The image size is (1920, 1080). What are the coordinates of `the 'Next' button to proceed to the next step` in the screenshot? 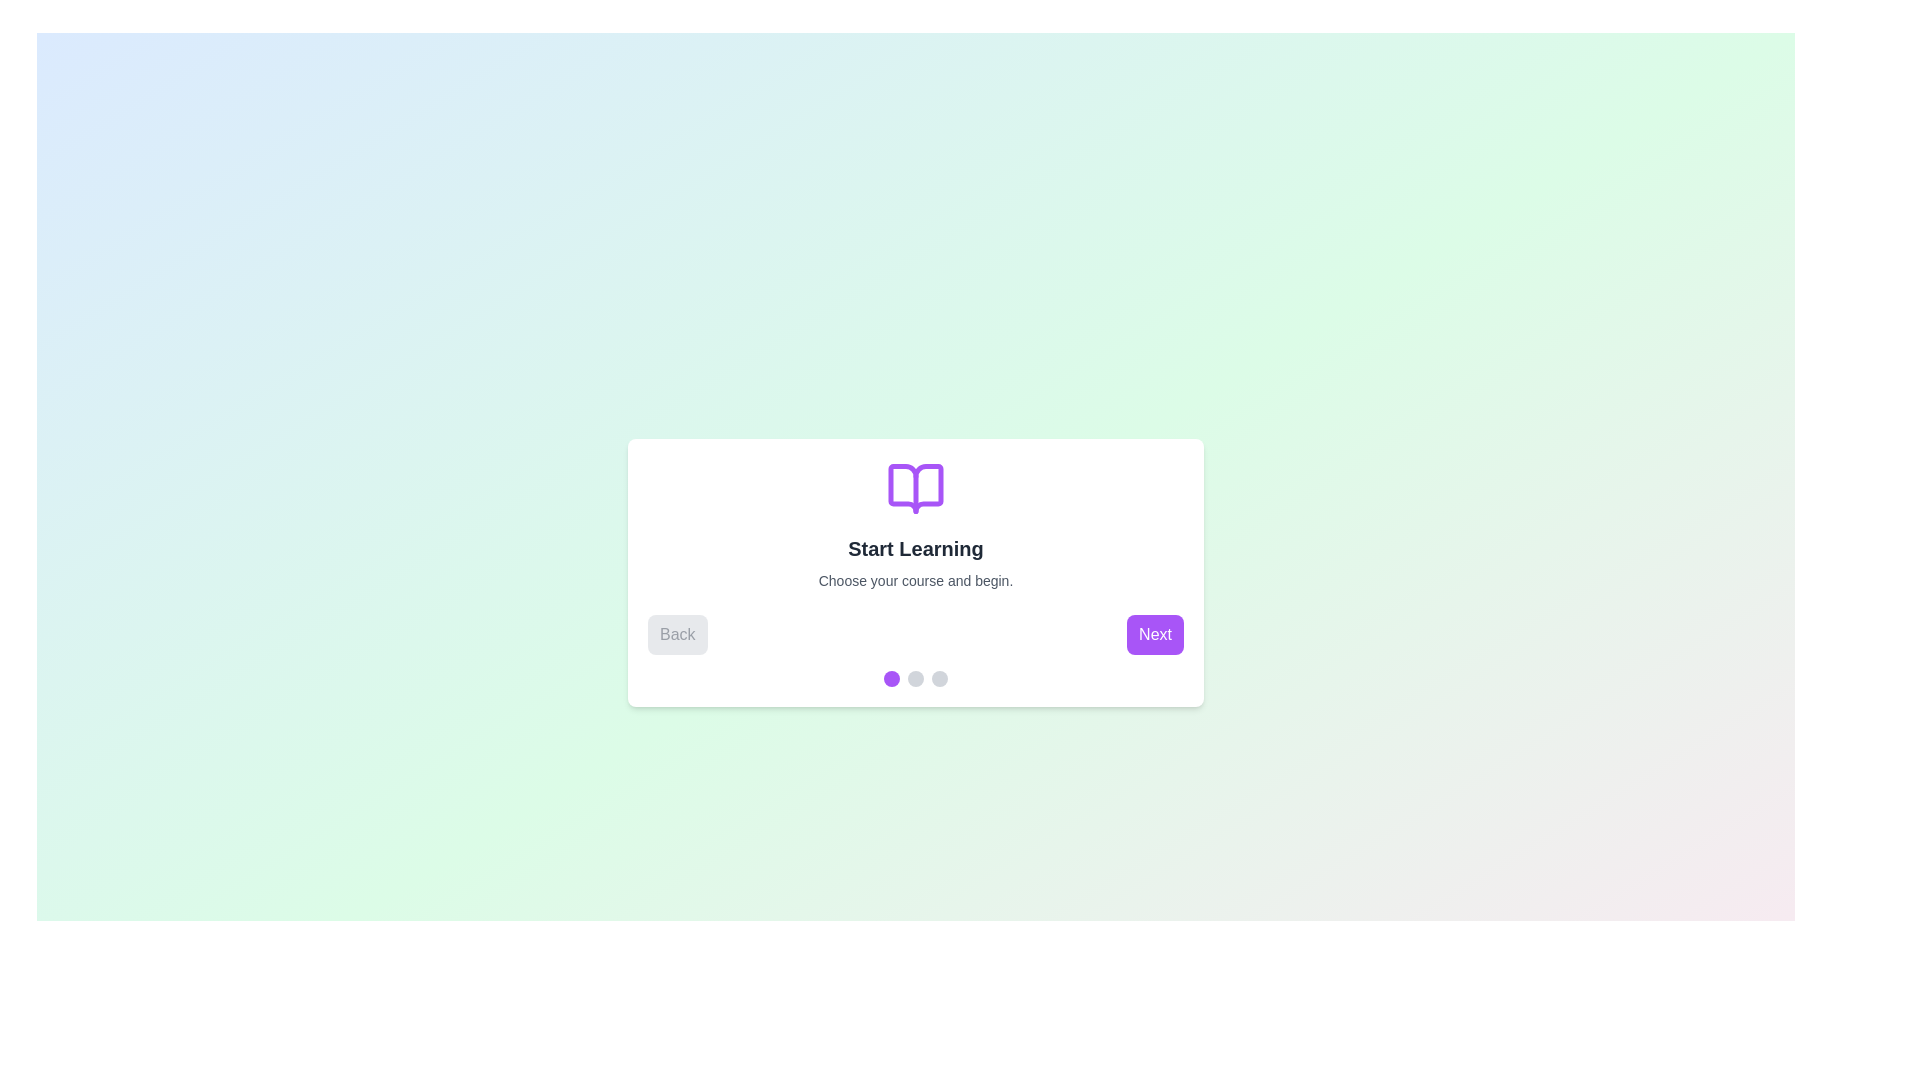 It's located at (1155, 635).